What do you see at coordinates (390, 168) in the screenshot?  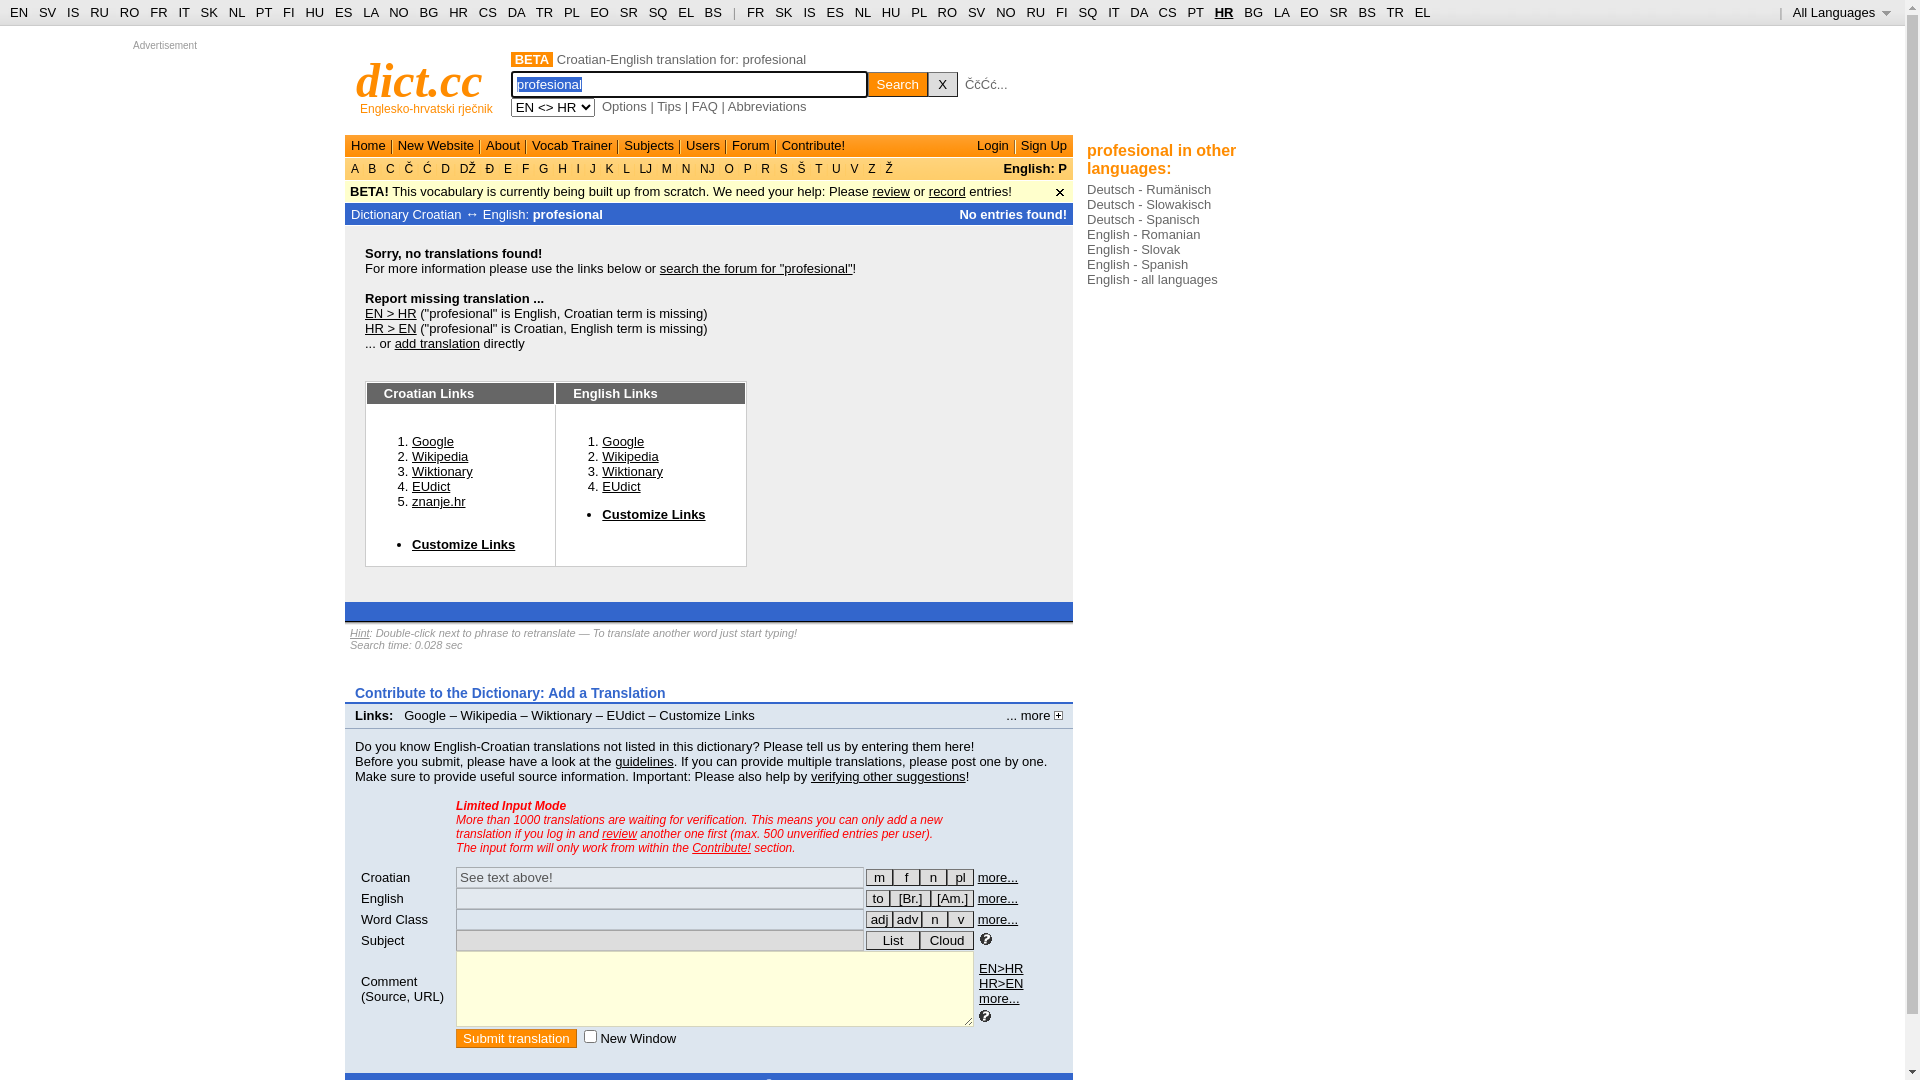 I see `'C'` at bounding box center [390, 168].